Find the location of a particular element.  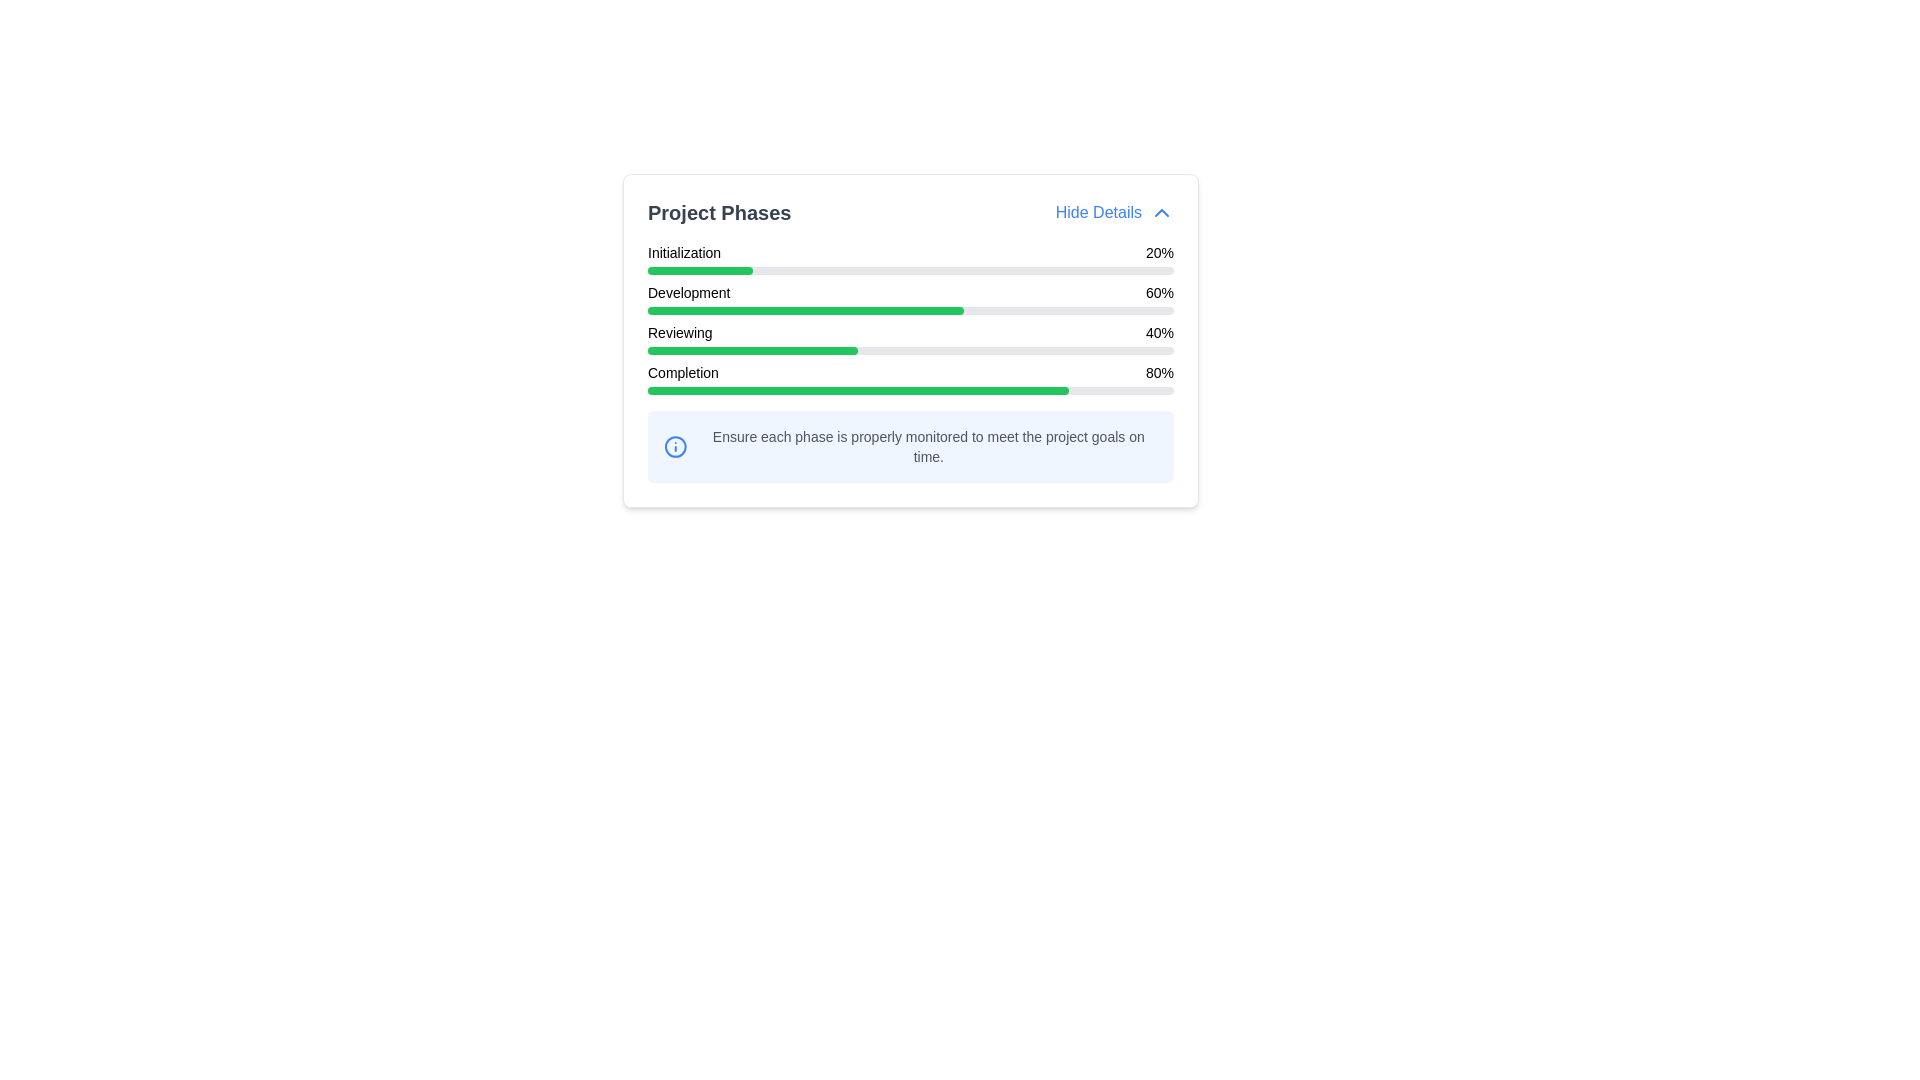

the green, horizontally-oriented progress bar that is styled with rounded ends and represents 40% of the full bar, located under the 'Reviewing' label is located at coordinates (752, 350).